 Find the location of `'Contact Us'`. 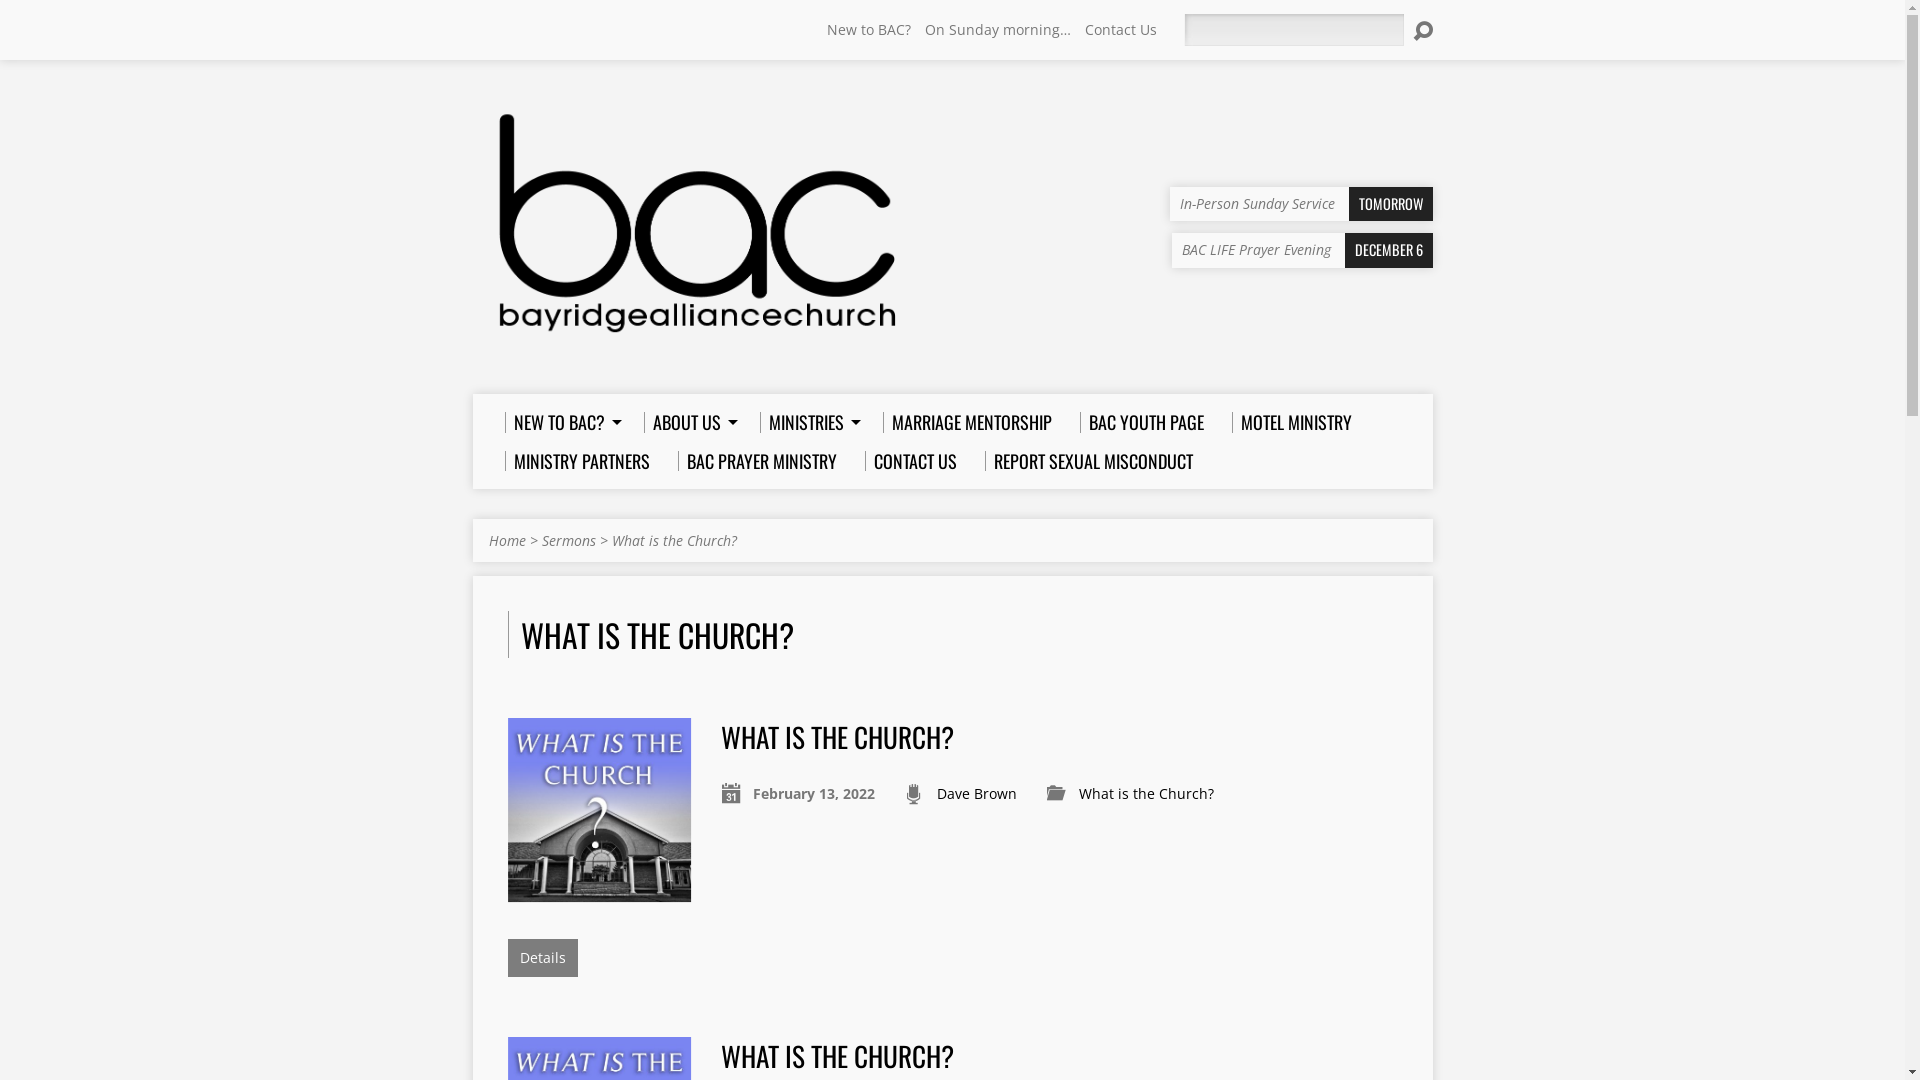

'Contact Us' is located at coordinates (1083, 29).